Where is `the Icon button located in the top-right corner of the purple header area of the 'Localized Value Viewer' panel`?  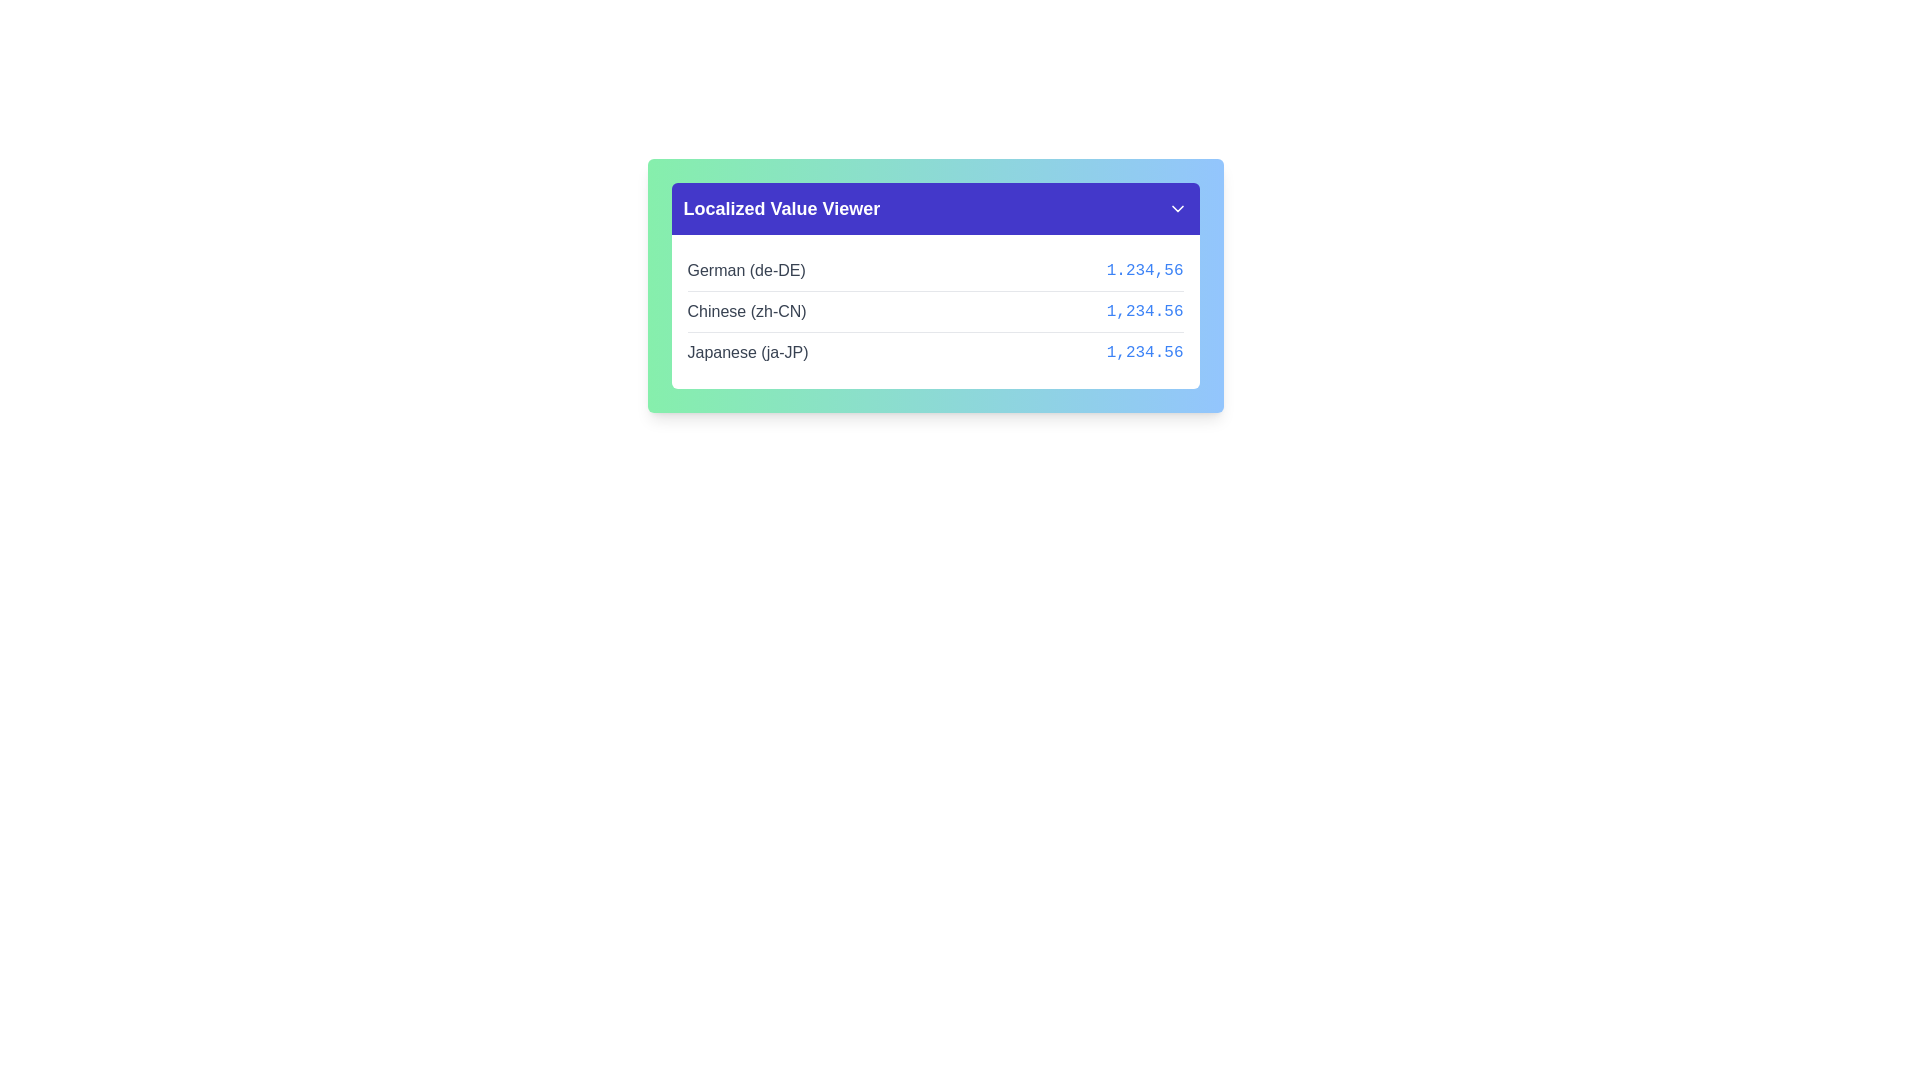
the Icon button located in the top-right corner of the purple header area of the 'Localized Value Viewer' panel is located at coordinates (1177, 208).